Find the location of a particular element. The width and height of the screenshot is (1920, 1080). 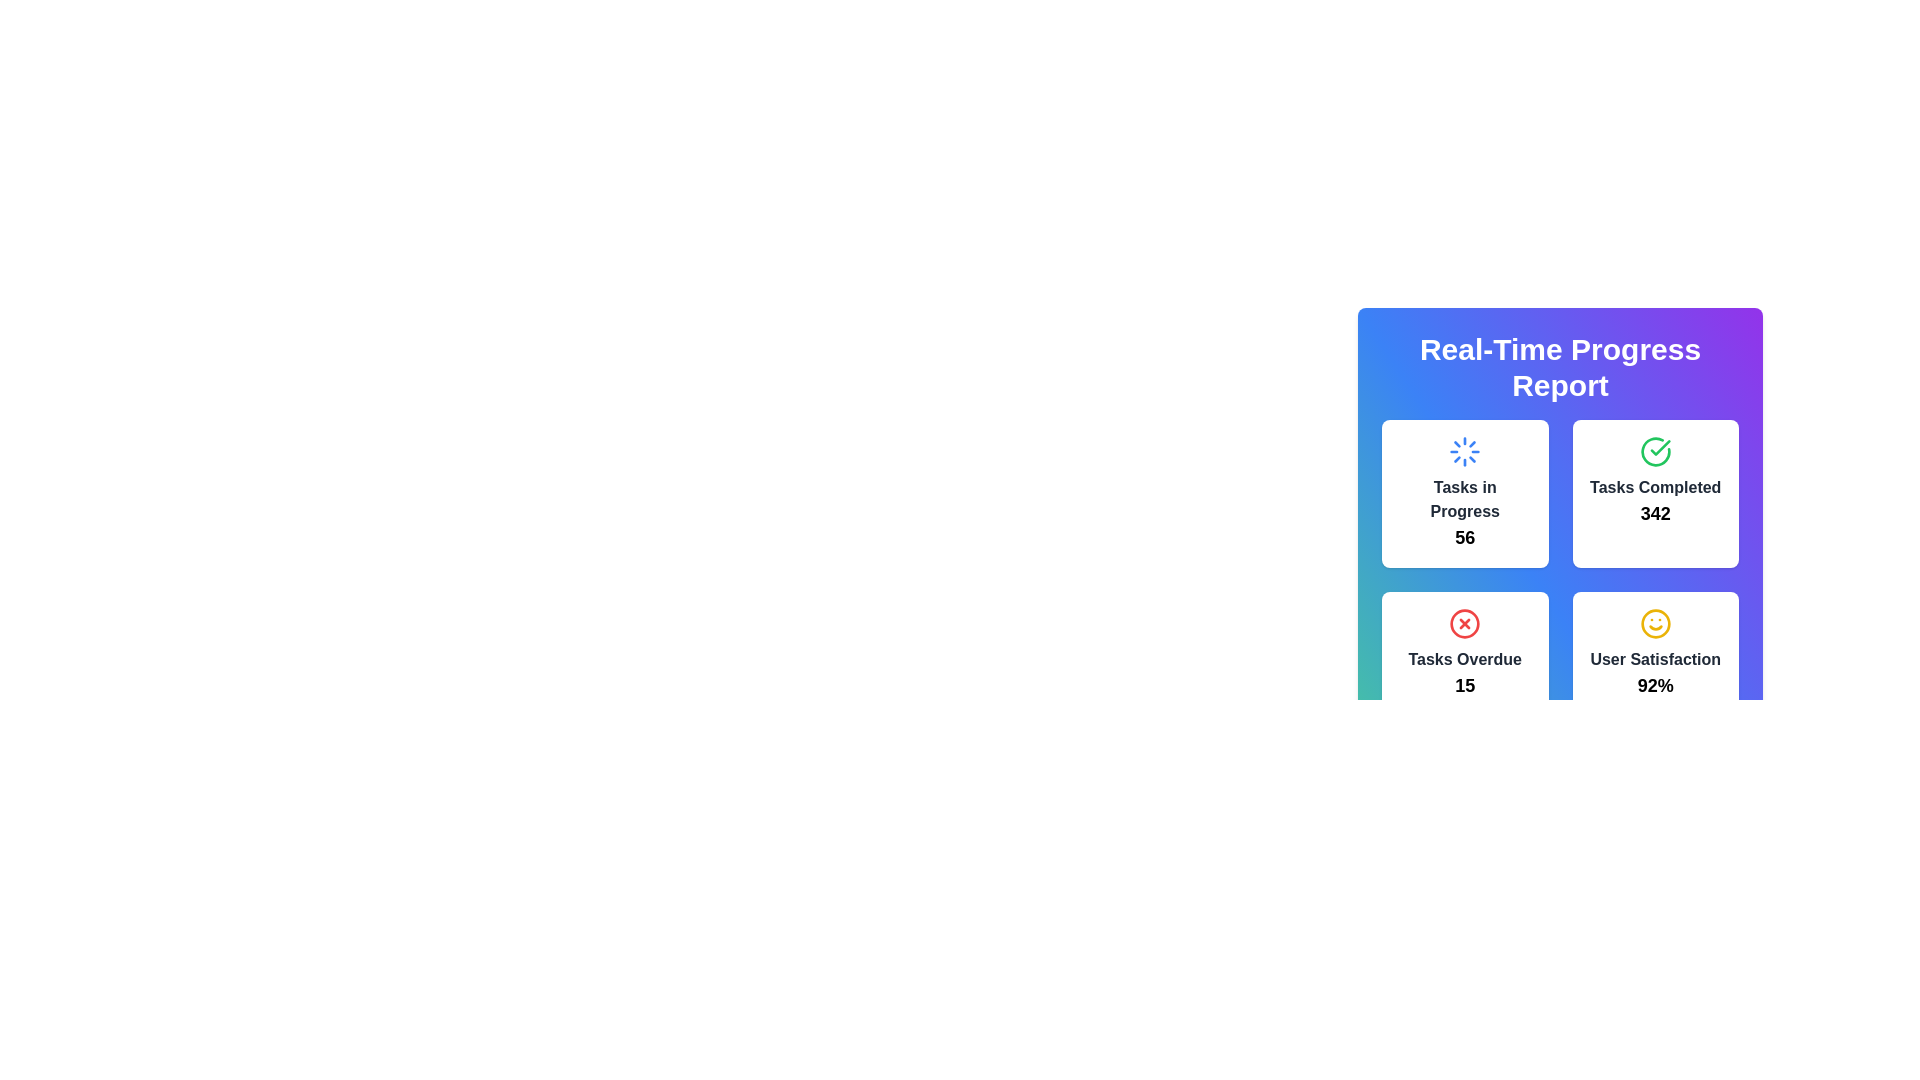

text of the label indicating the category of overdue tasks, which is positioned above the numeric value '15' in the lower-left quadrant of the 'Real-Time Progress Report' section is located at coordinates (1465, 659).